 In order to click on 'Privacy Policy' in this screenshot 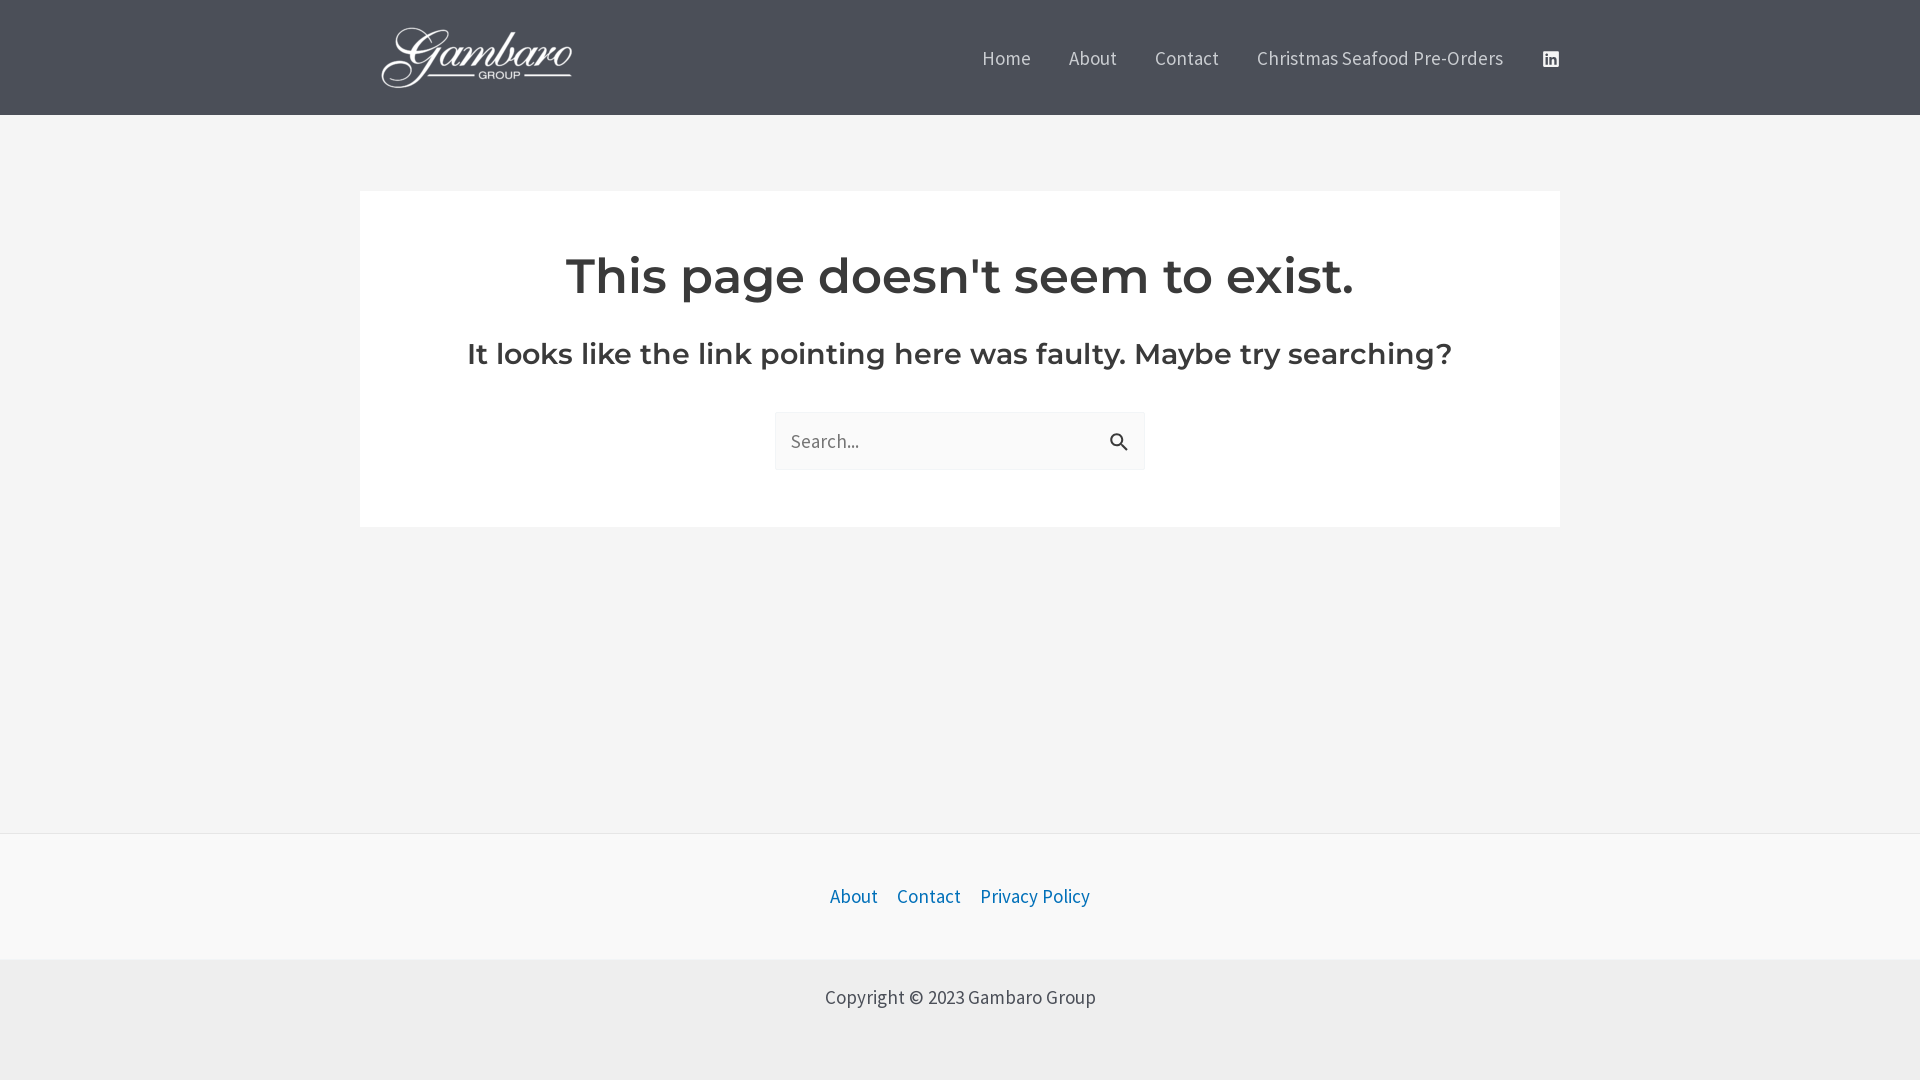, I will do `click(1030, 895)`.